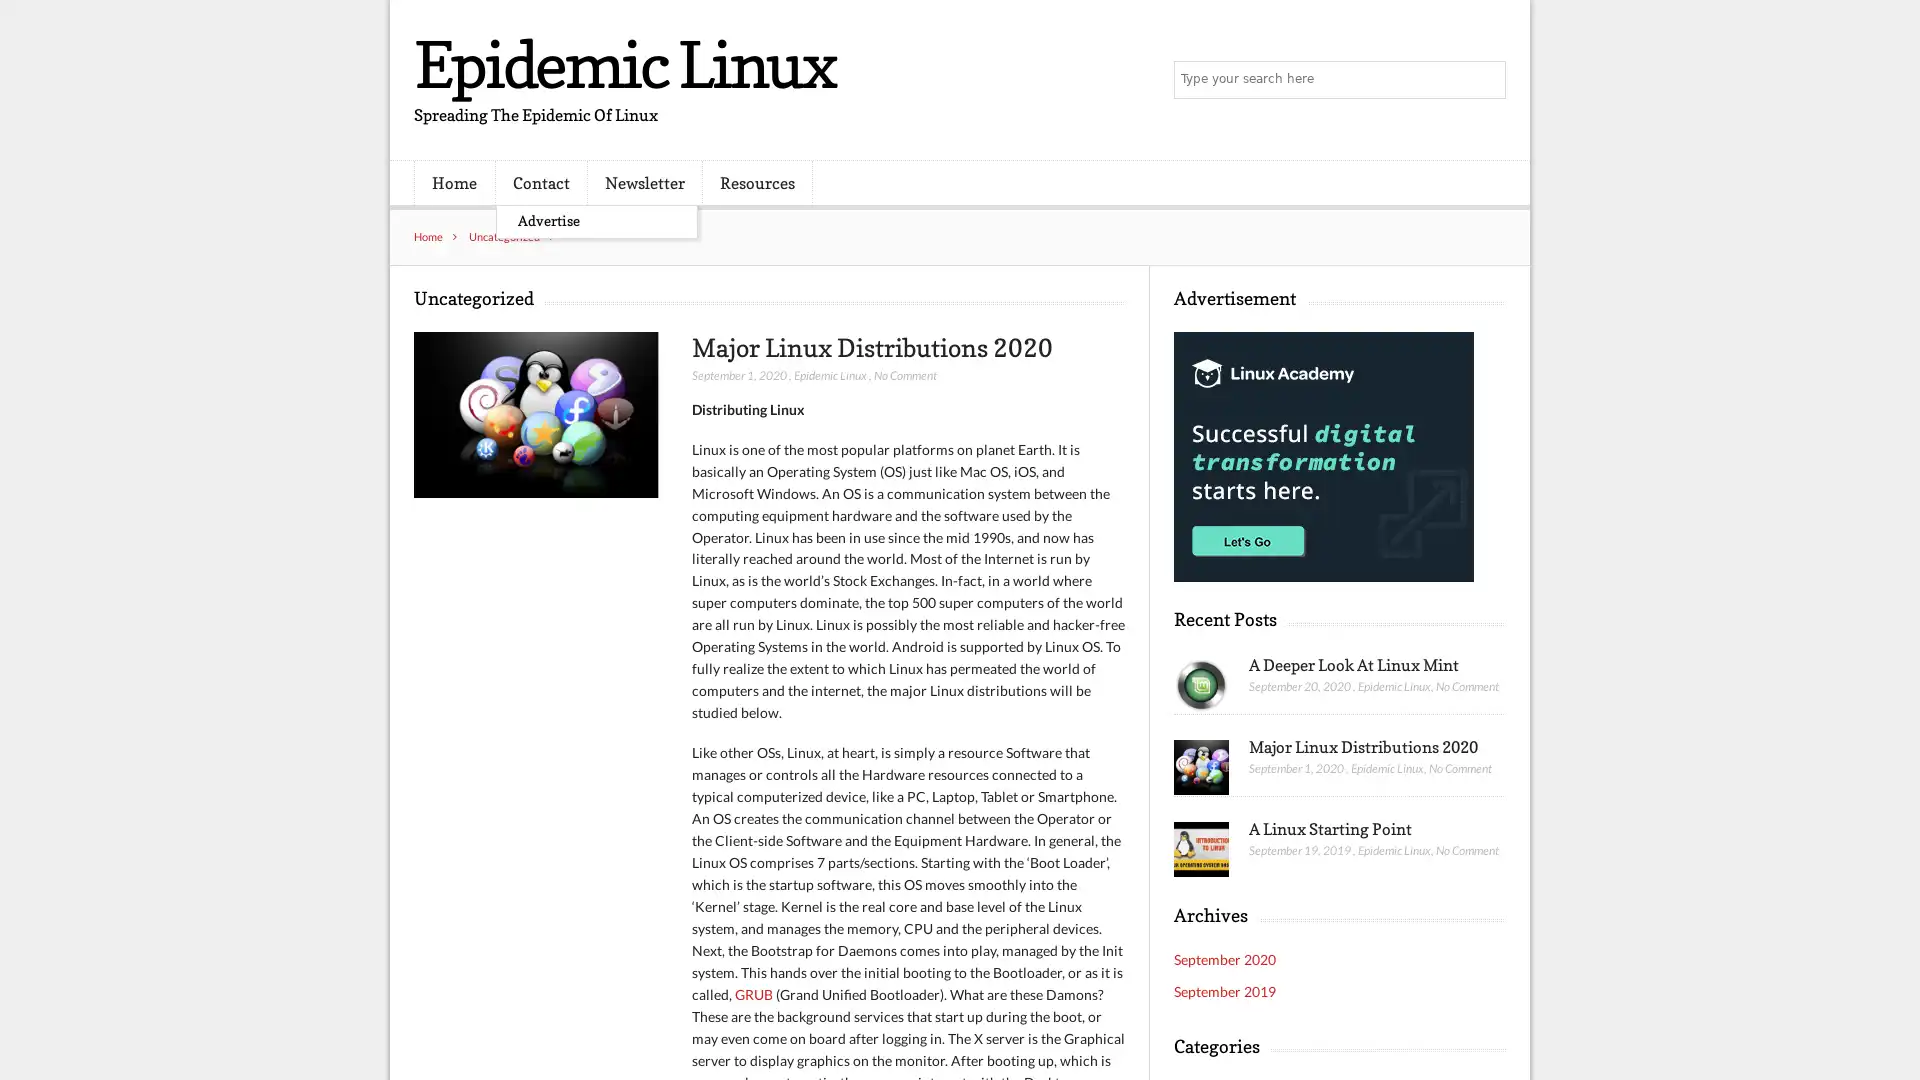 The width and height of the screenshot is (1920, 1080). What do you see at coordinates (1485, 80) in the screenshot?
I see `Search` at bounding box center [1485, 80].